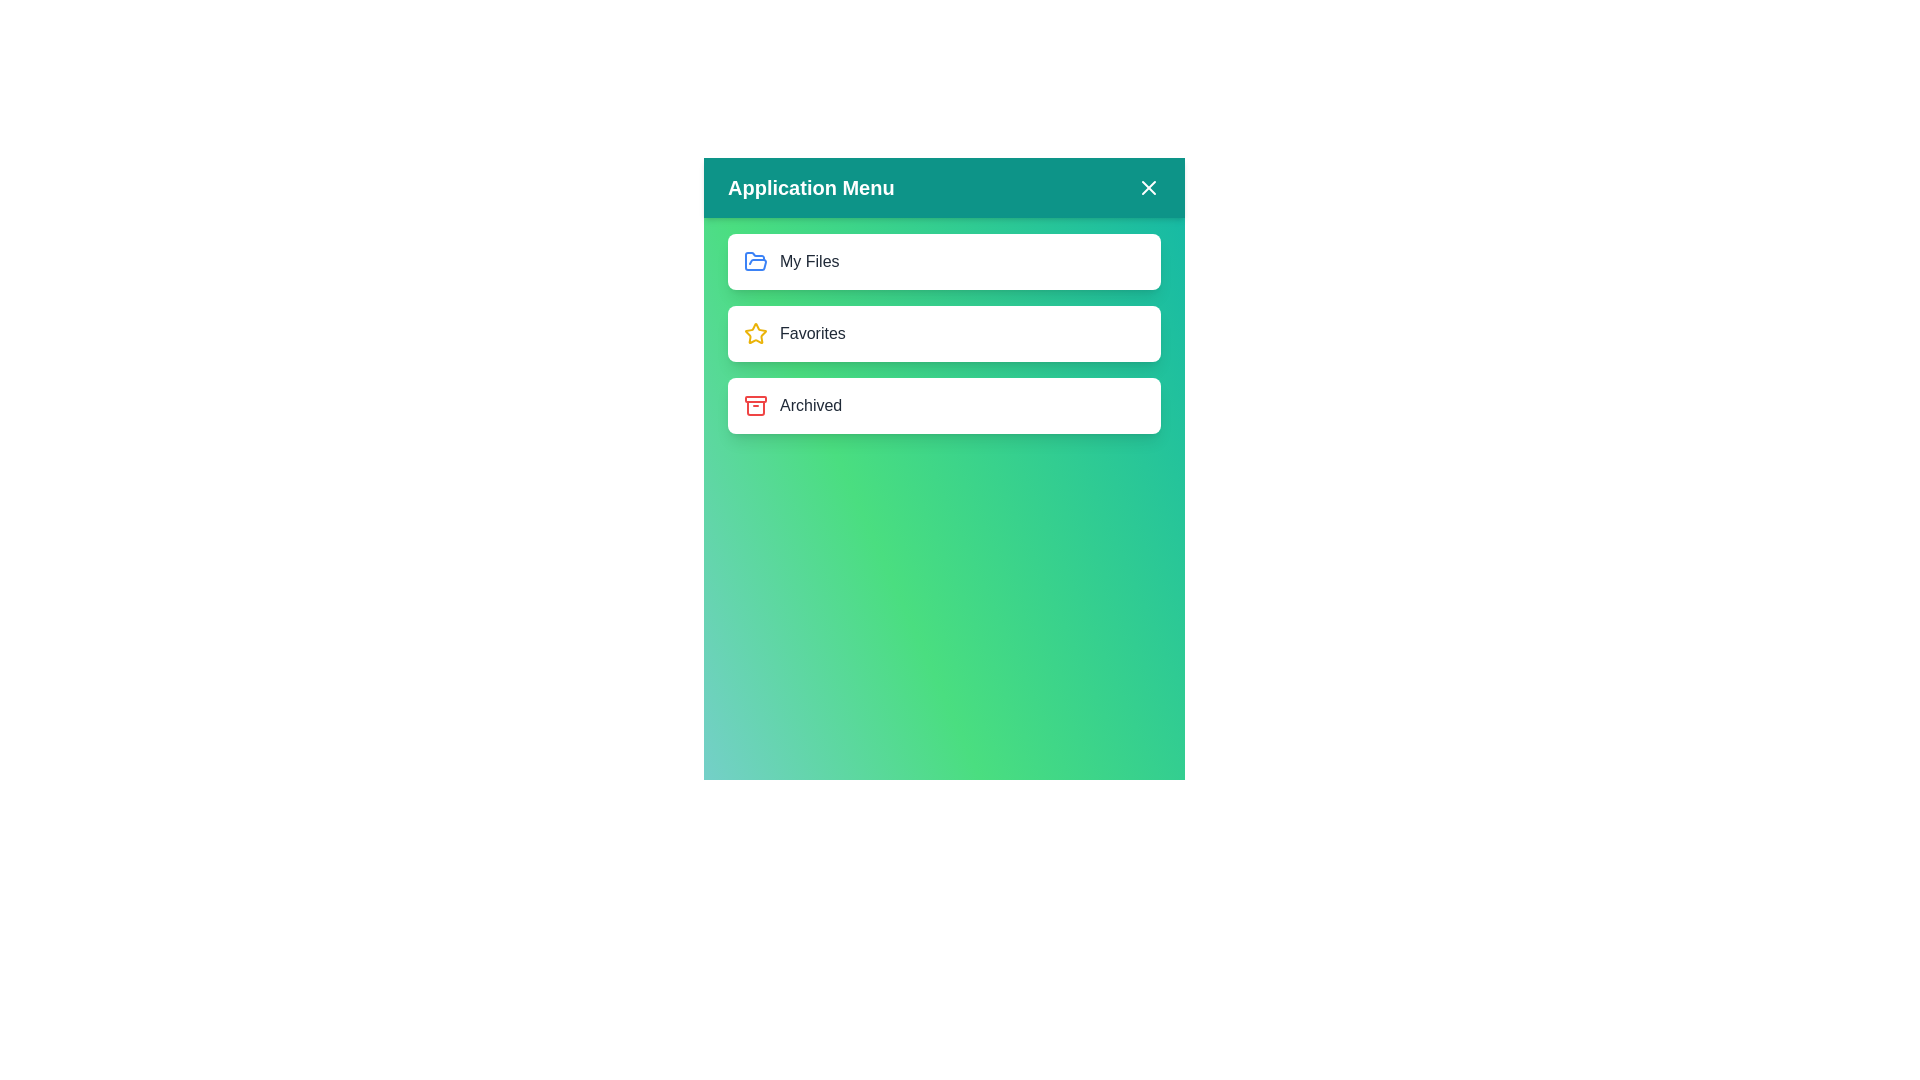 This screenshot has width=1920, height=1080. What do you see at coordinates (754, 405) in the screenshot?
I see `the icon of the menu item Archived` at bounding box center [754, 405].